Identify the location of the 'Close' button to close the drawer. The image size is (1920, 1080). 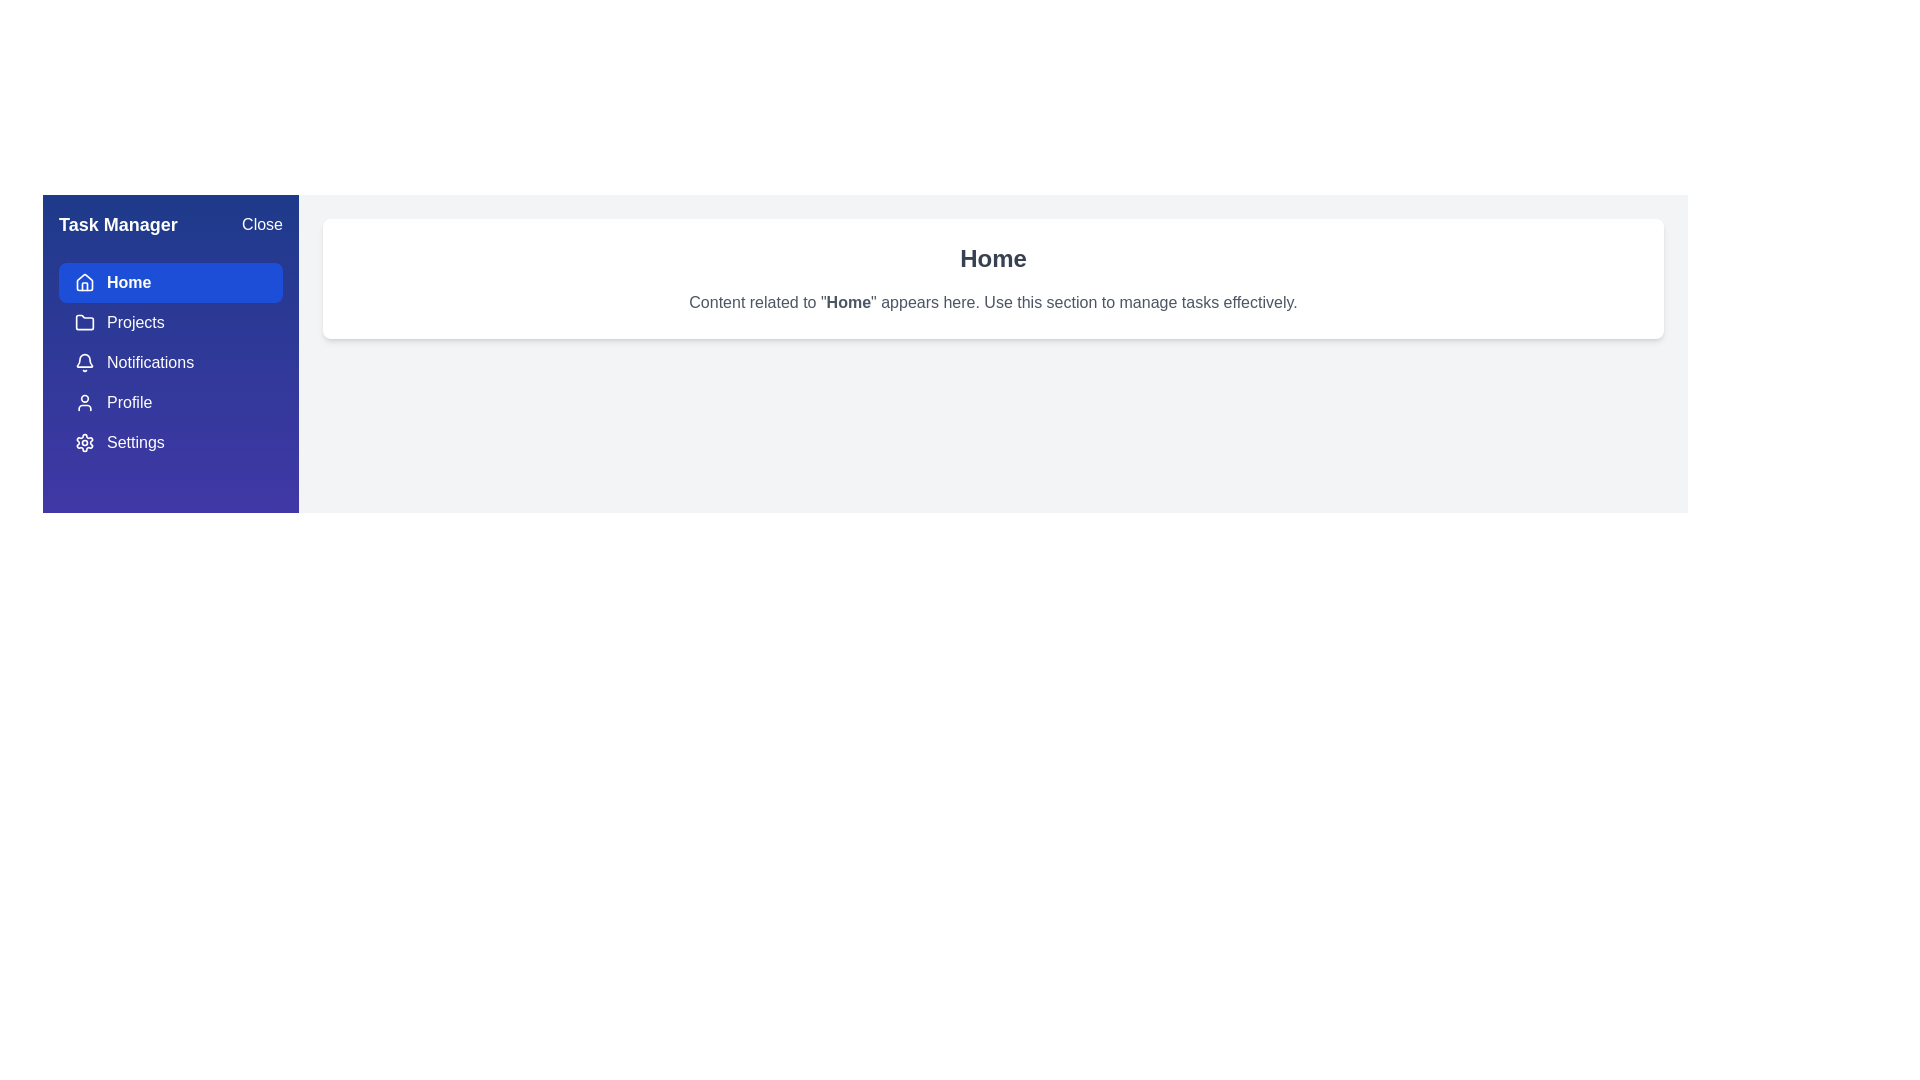
(261, 224).